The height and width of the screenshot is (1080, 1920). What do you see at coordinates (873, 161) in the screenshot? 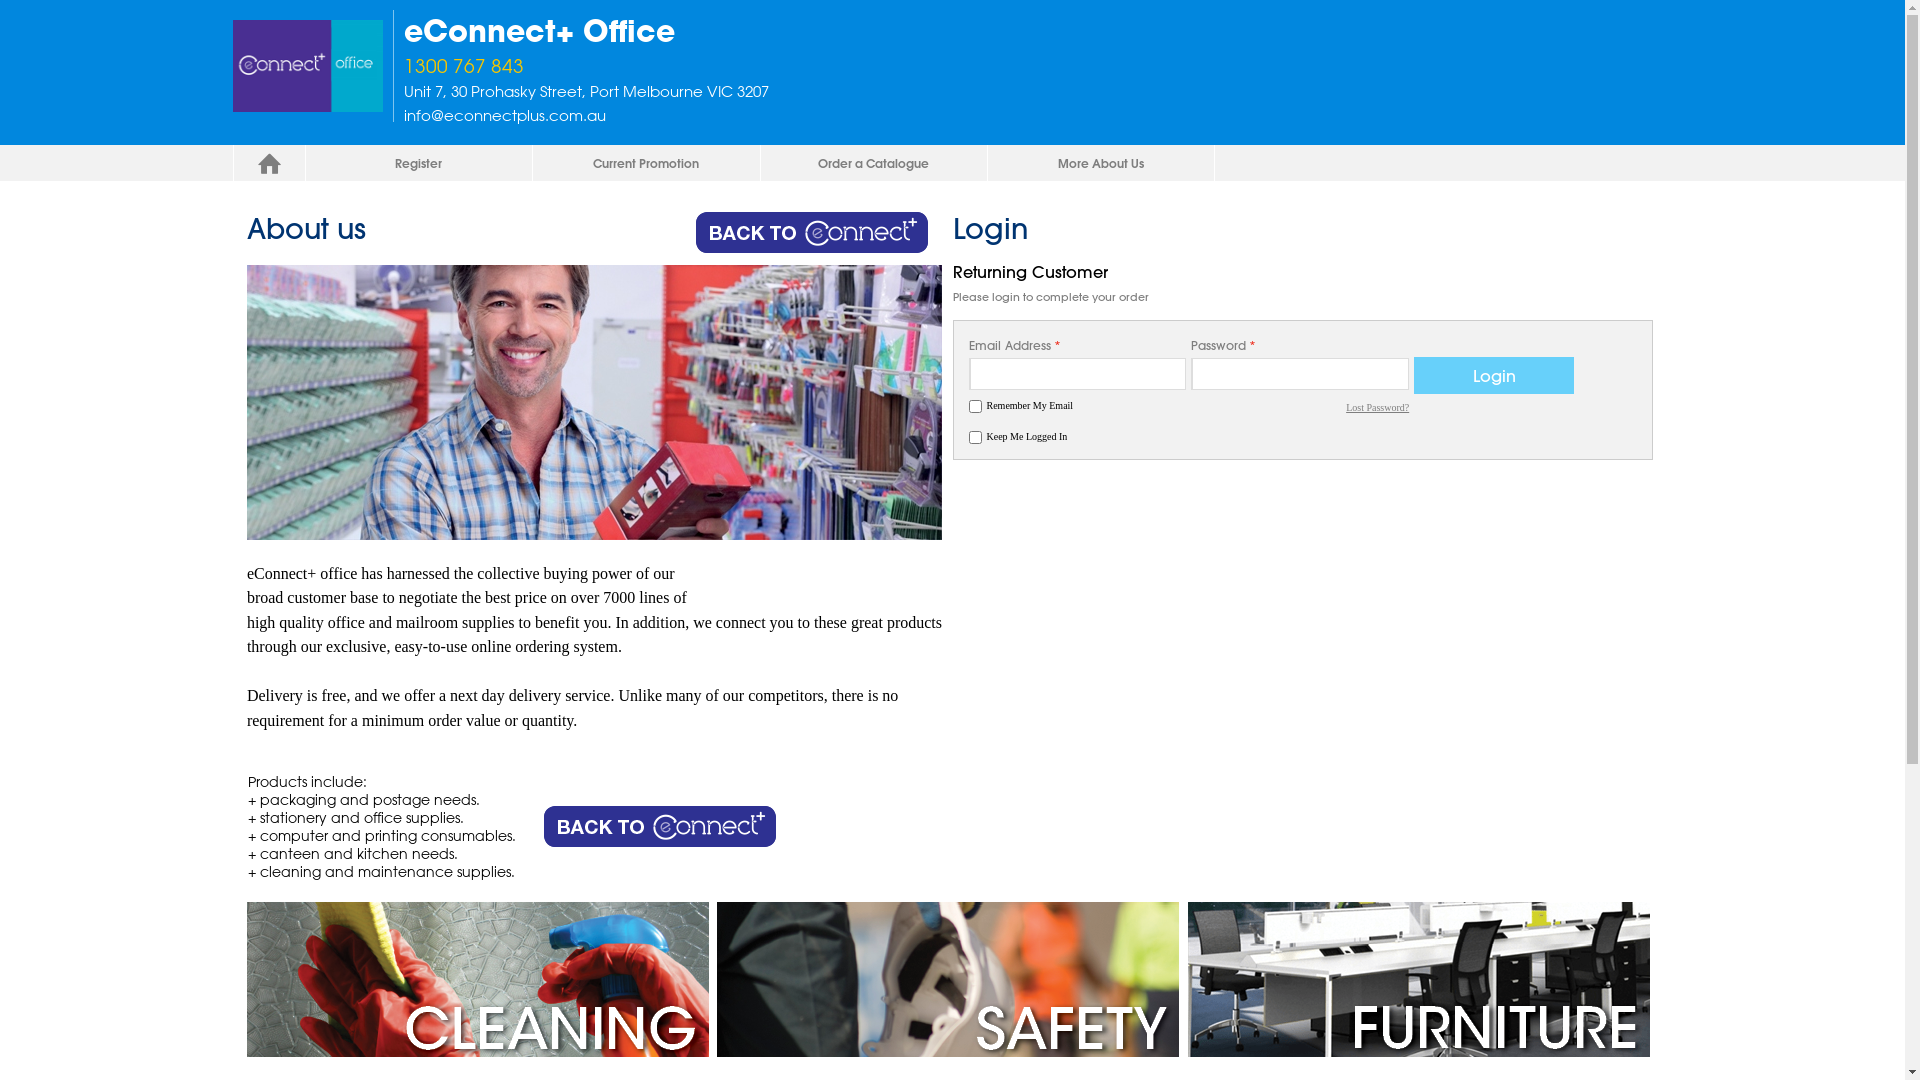
I see `'Order a Catalogue'` at bounding box center [873, 161].